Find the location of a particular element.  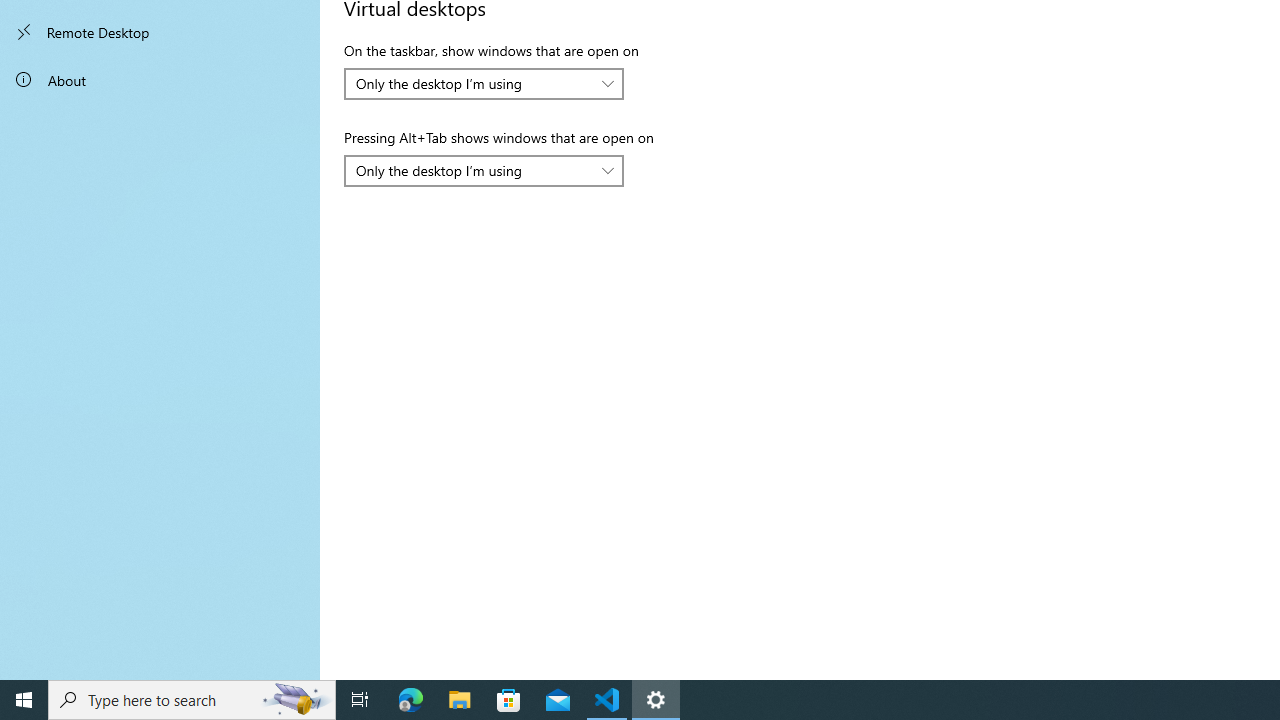

'Start' is located at coordinates (24, 698).